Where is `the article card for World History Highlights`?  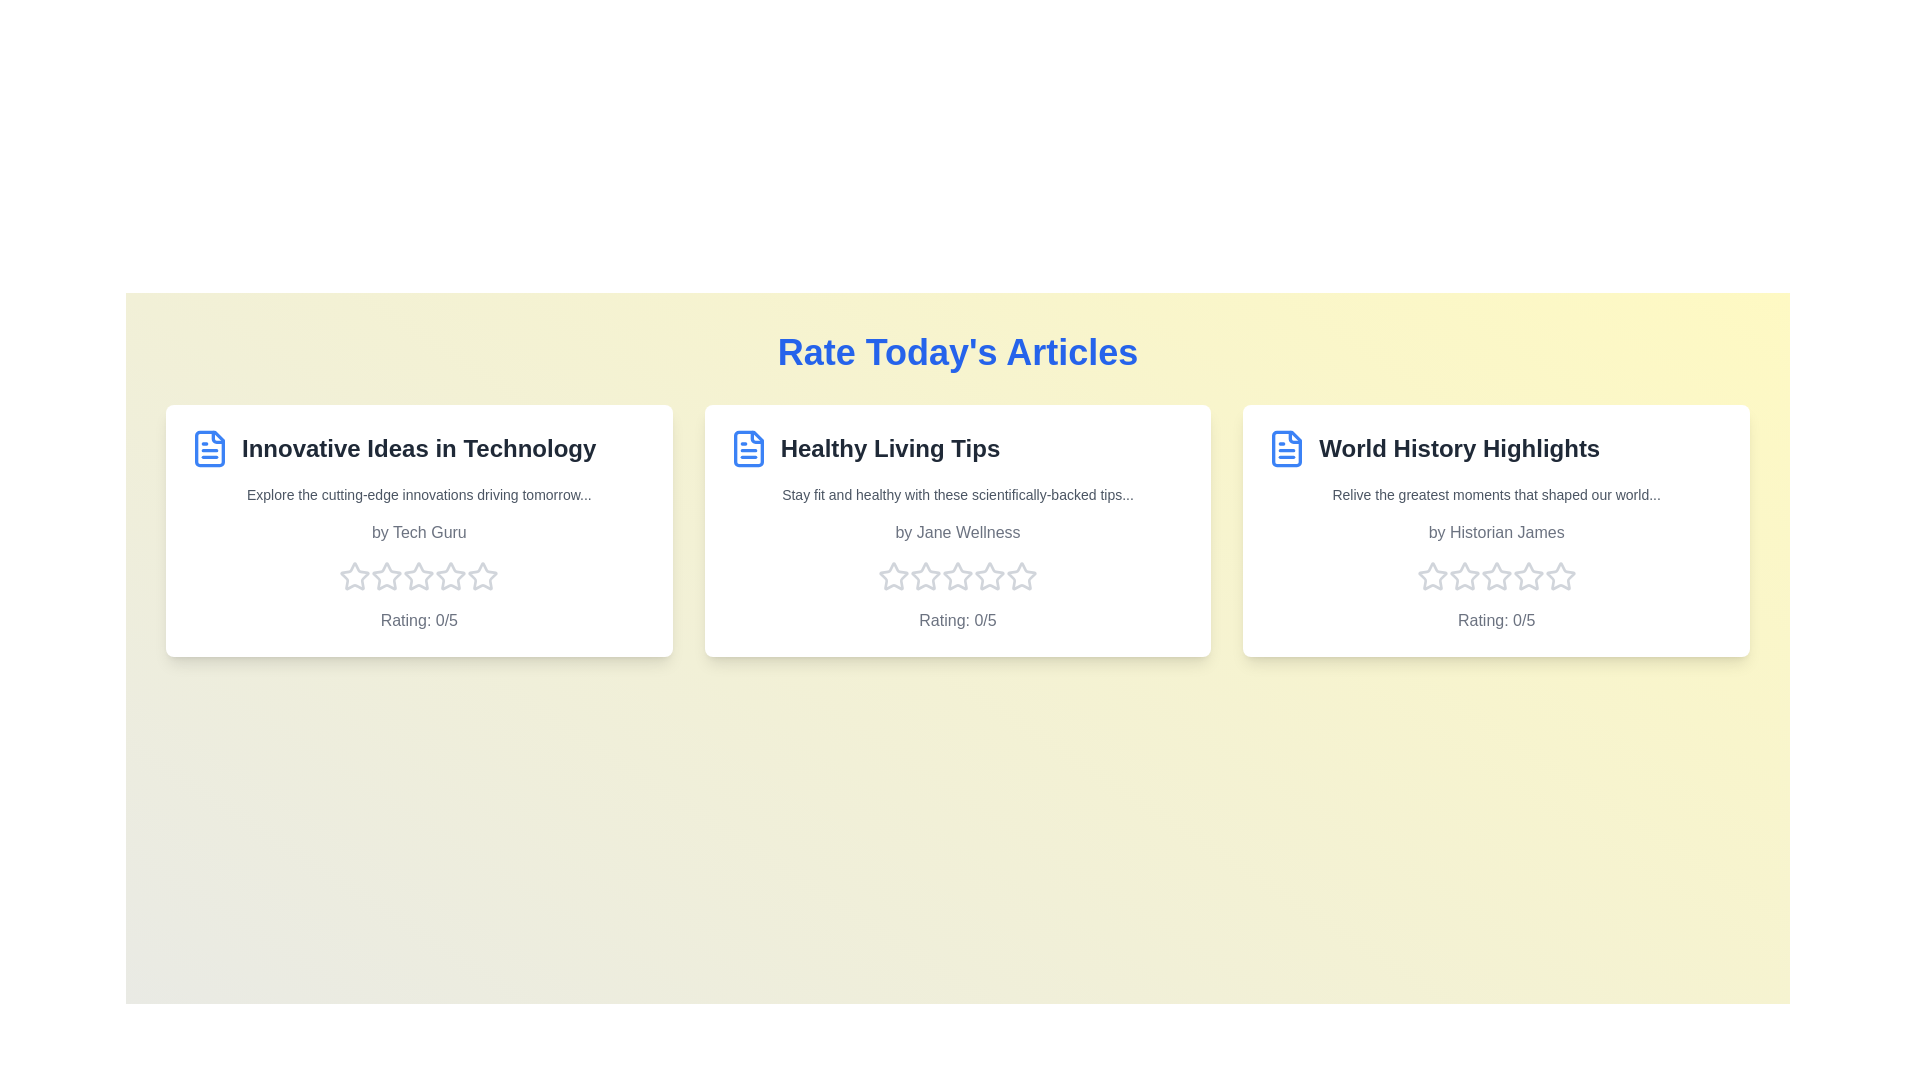
the article card for World History Highlights is located at coordinates (1496, 530).